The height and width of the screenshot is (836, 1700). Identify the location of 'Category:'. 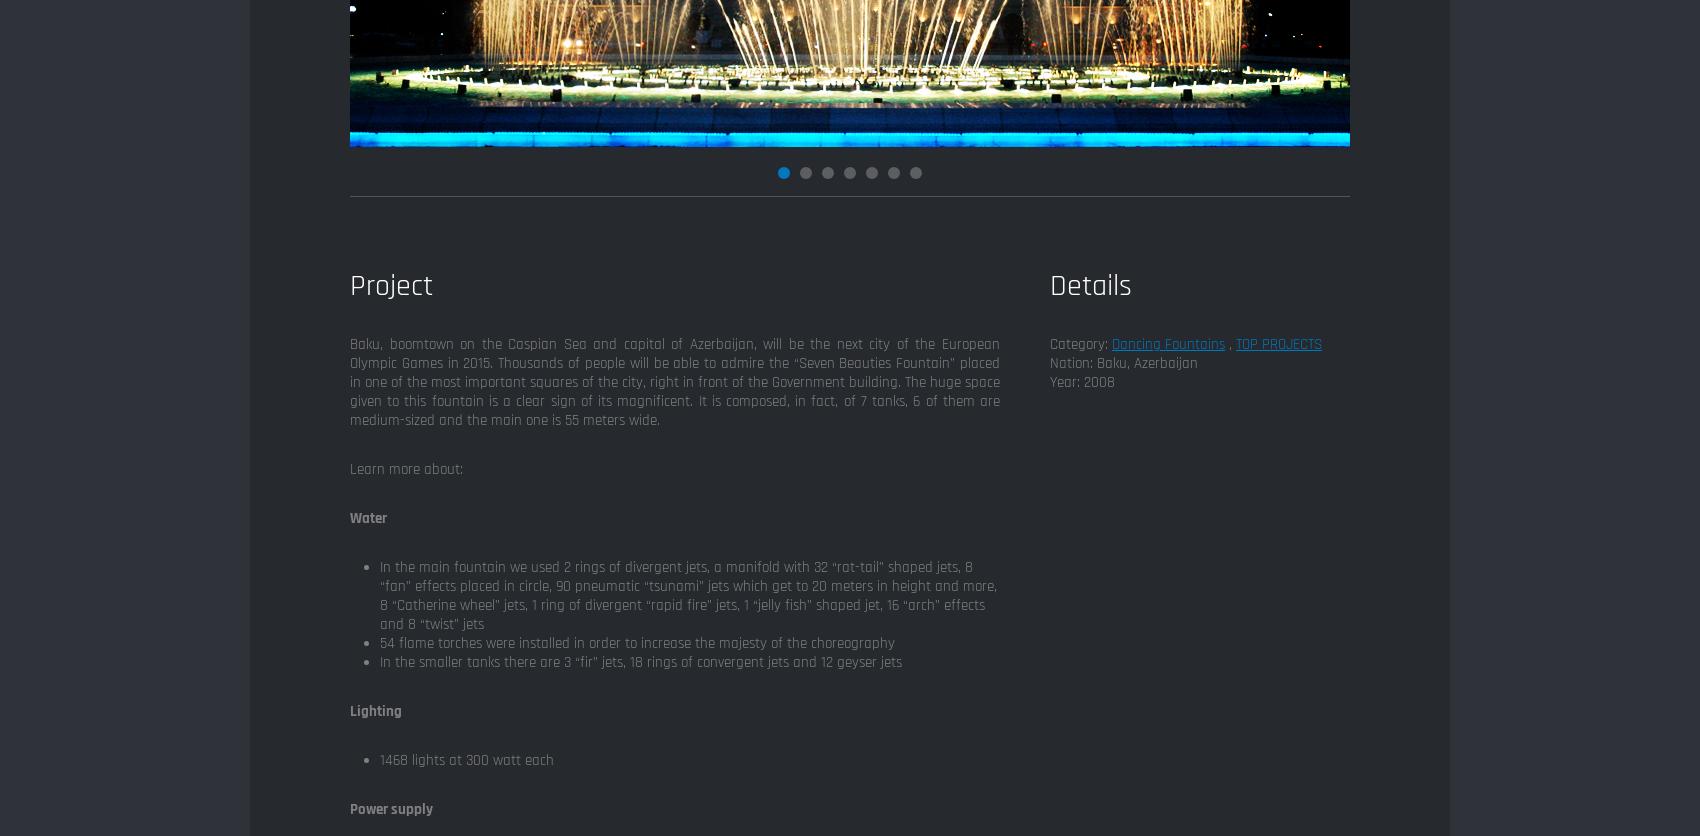
(1081, 343).